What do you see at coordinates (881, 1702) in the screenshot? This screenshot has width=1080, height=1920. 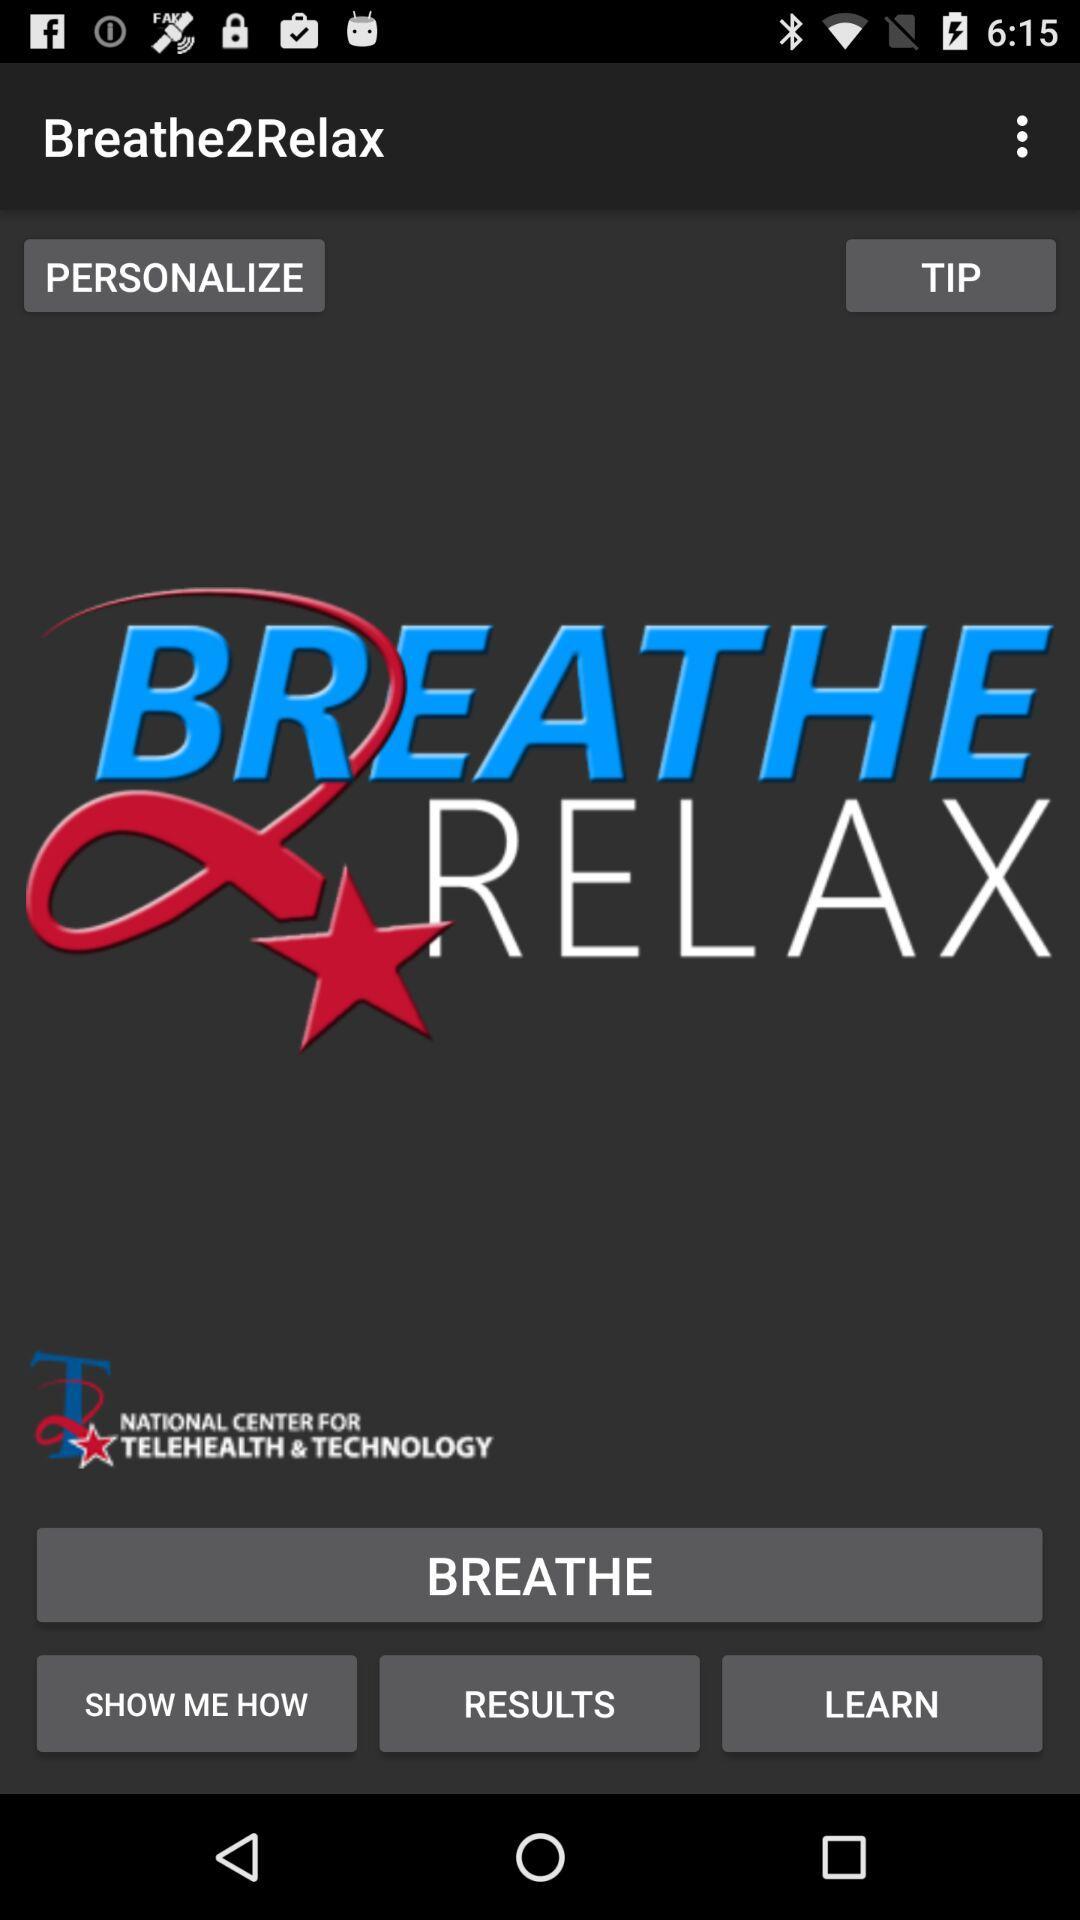 I see `item next to the results icon` at bounding box center [881, 1702].